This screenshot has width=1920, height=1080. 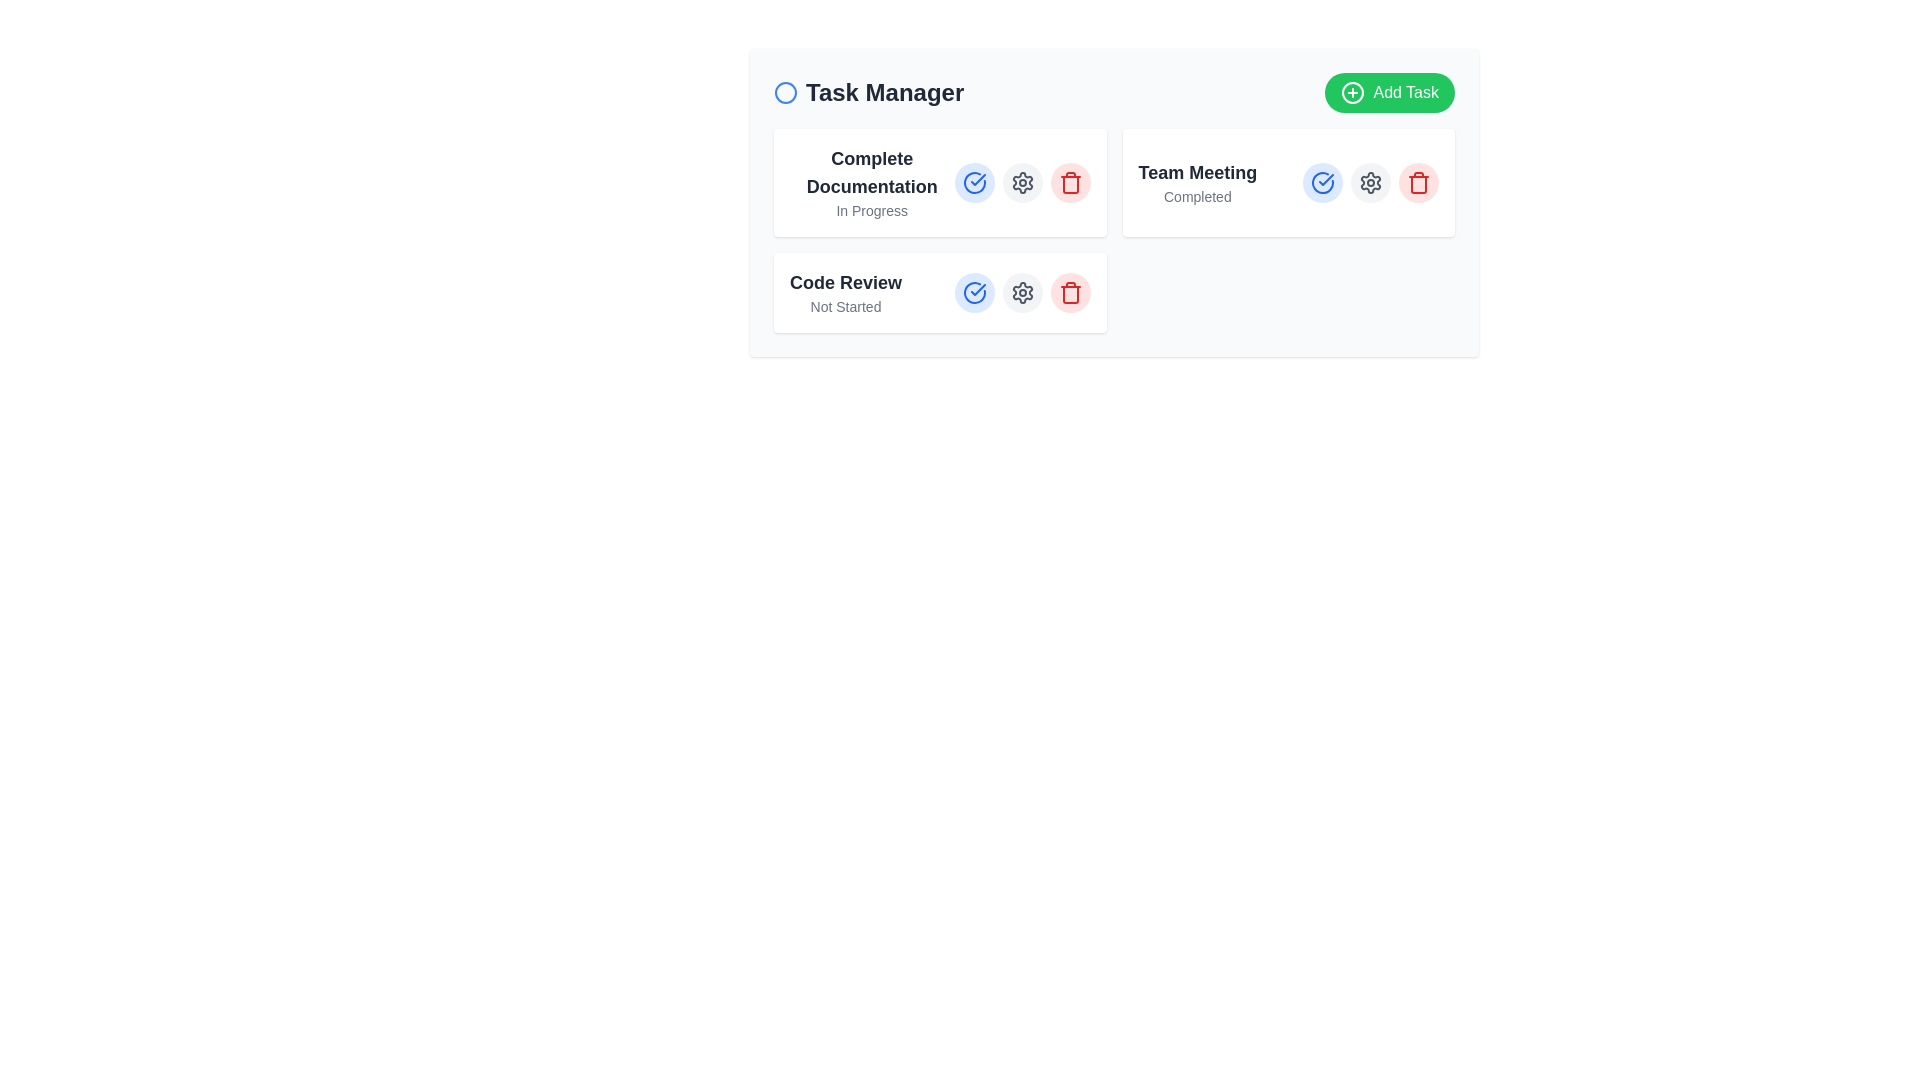 What do you see at coordinates (872, 172) in the screenshot?
I see `header text 'Complete Documentation' which is styled in bold and larger font, located at the top-left of the Task Manager interface, above 'In Progress'` at bounding box center [872, 172].